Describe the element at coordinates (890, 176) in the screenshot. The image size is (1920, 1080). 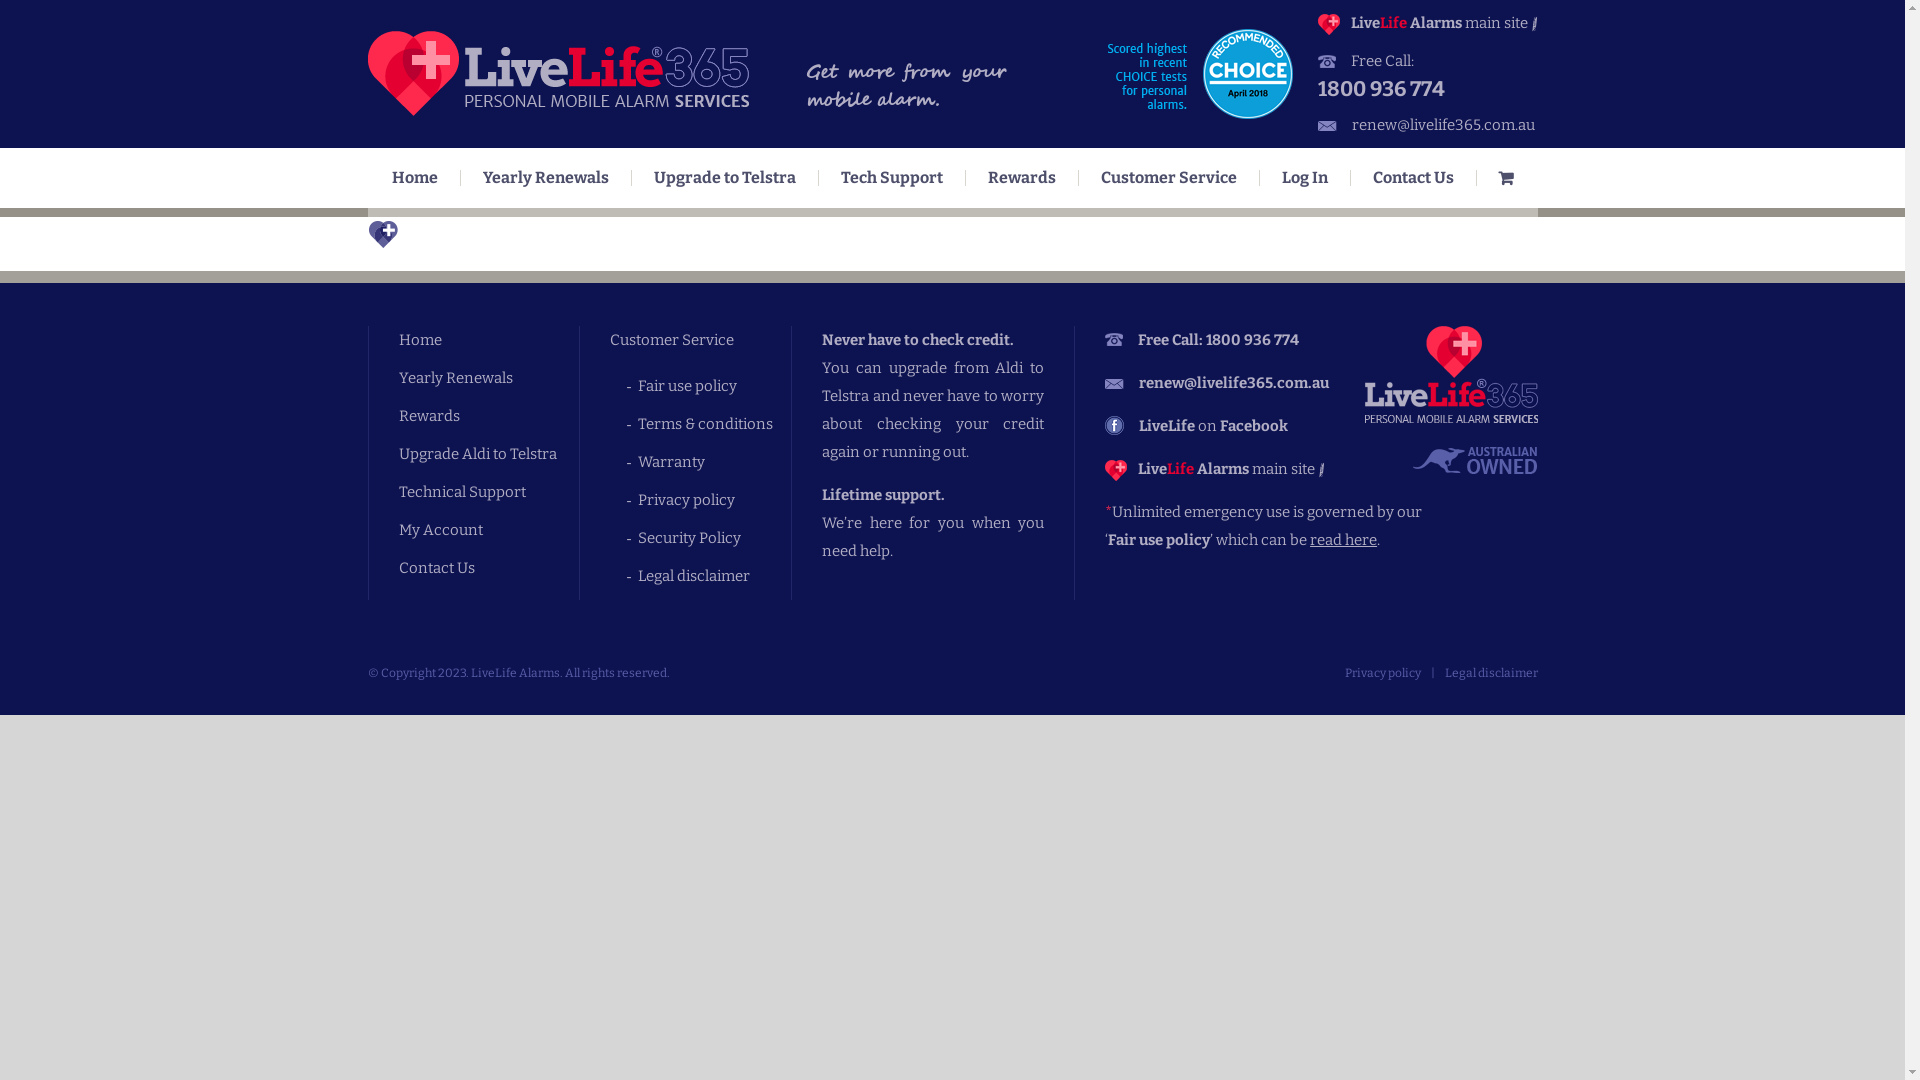
I see `'Tech Support'` at that location.